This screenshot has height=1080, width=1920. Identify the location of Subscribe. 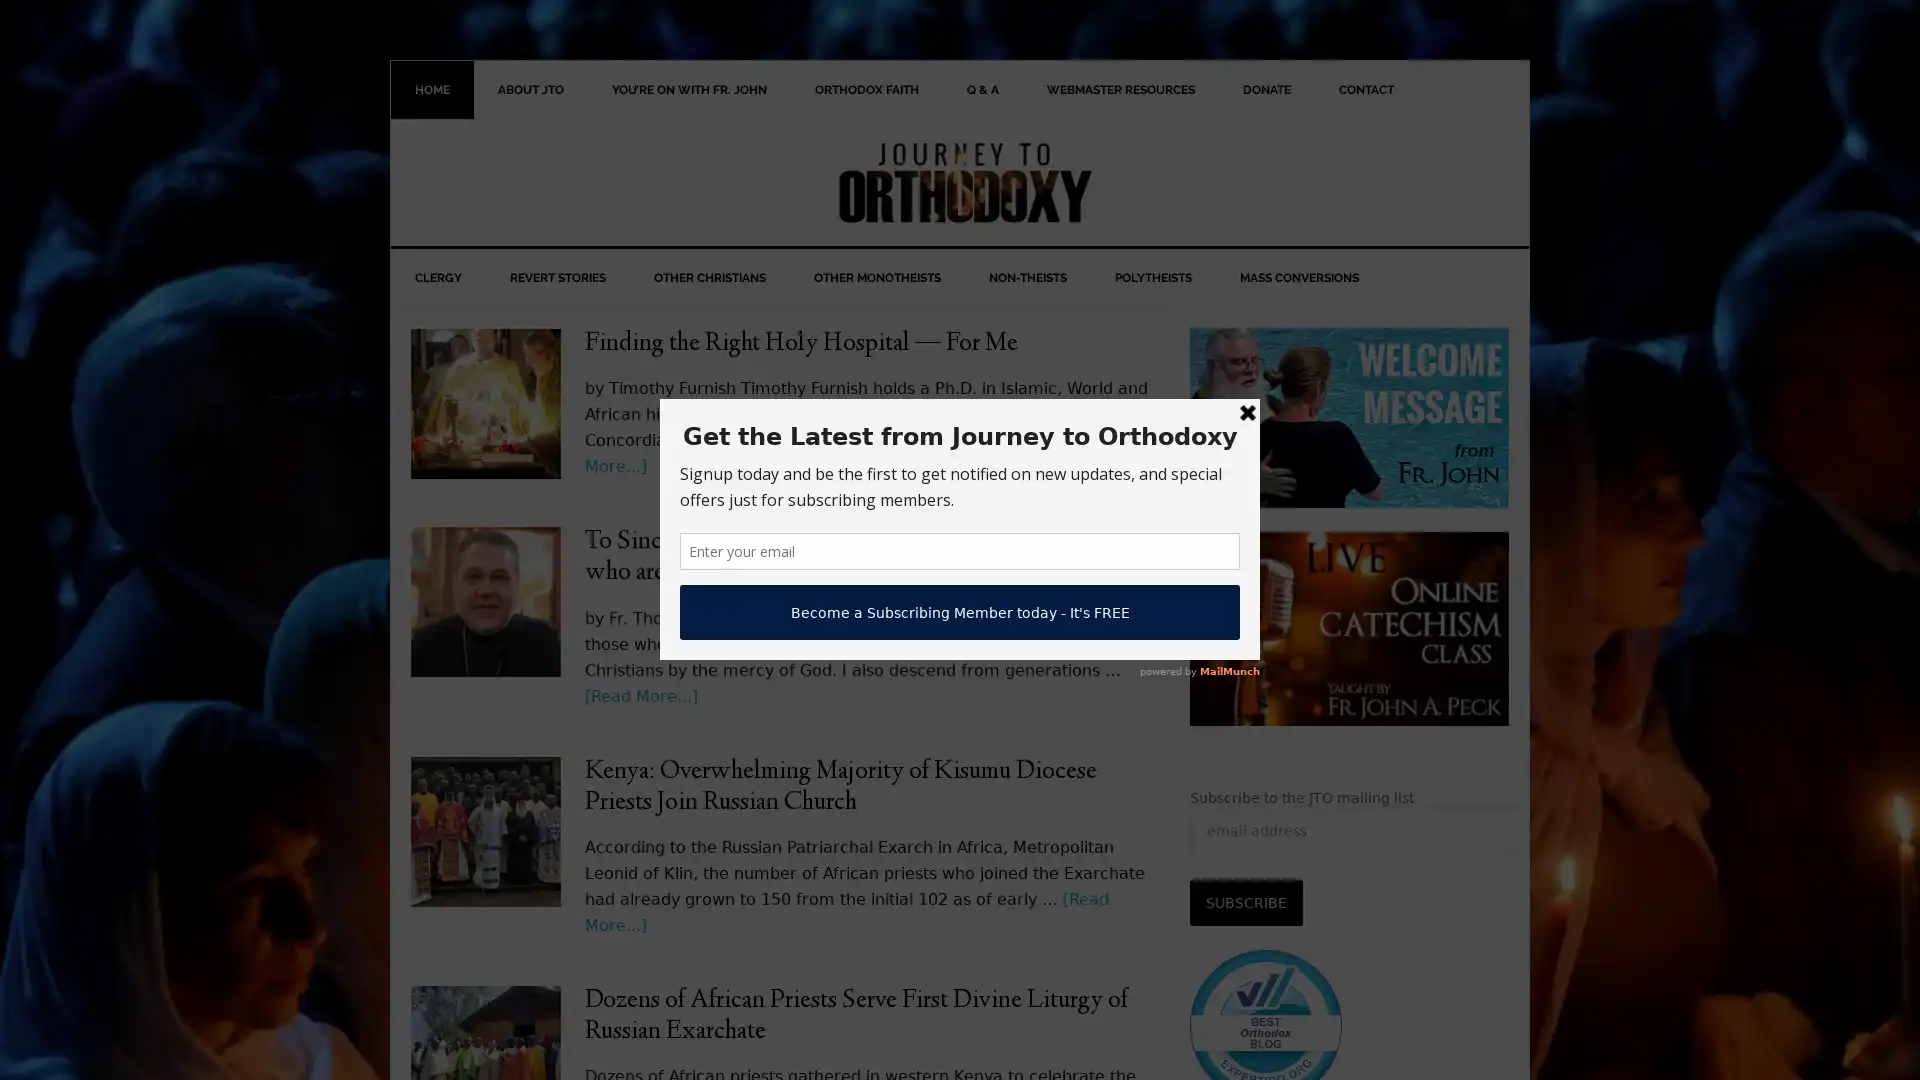
(1245, 902).